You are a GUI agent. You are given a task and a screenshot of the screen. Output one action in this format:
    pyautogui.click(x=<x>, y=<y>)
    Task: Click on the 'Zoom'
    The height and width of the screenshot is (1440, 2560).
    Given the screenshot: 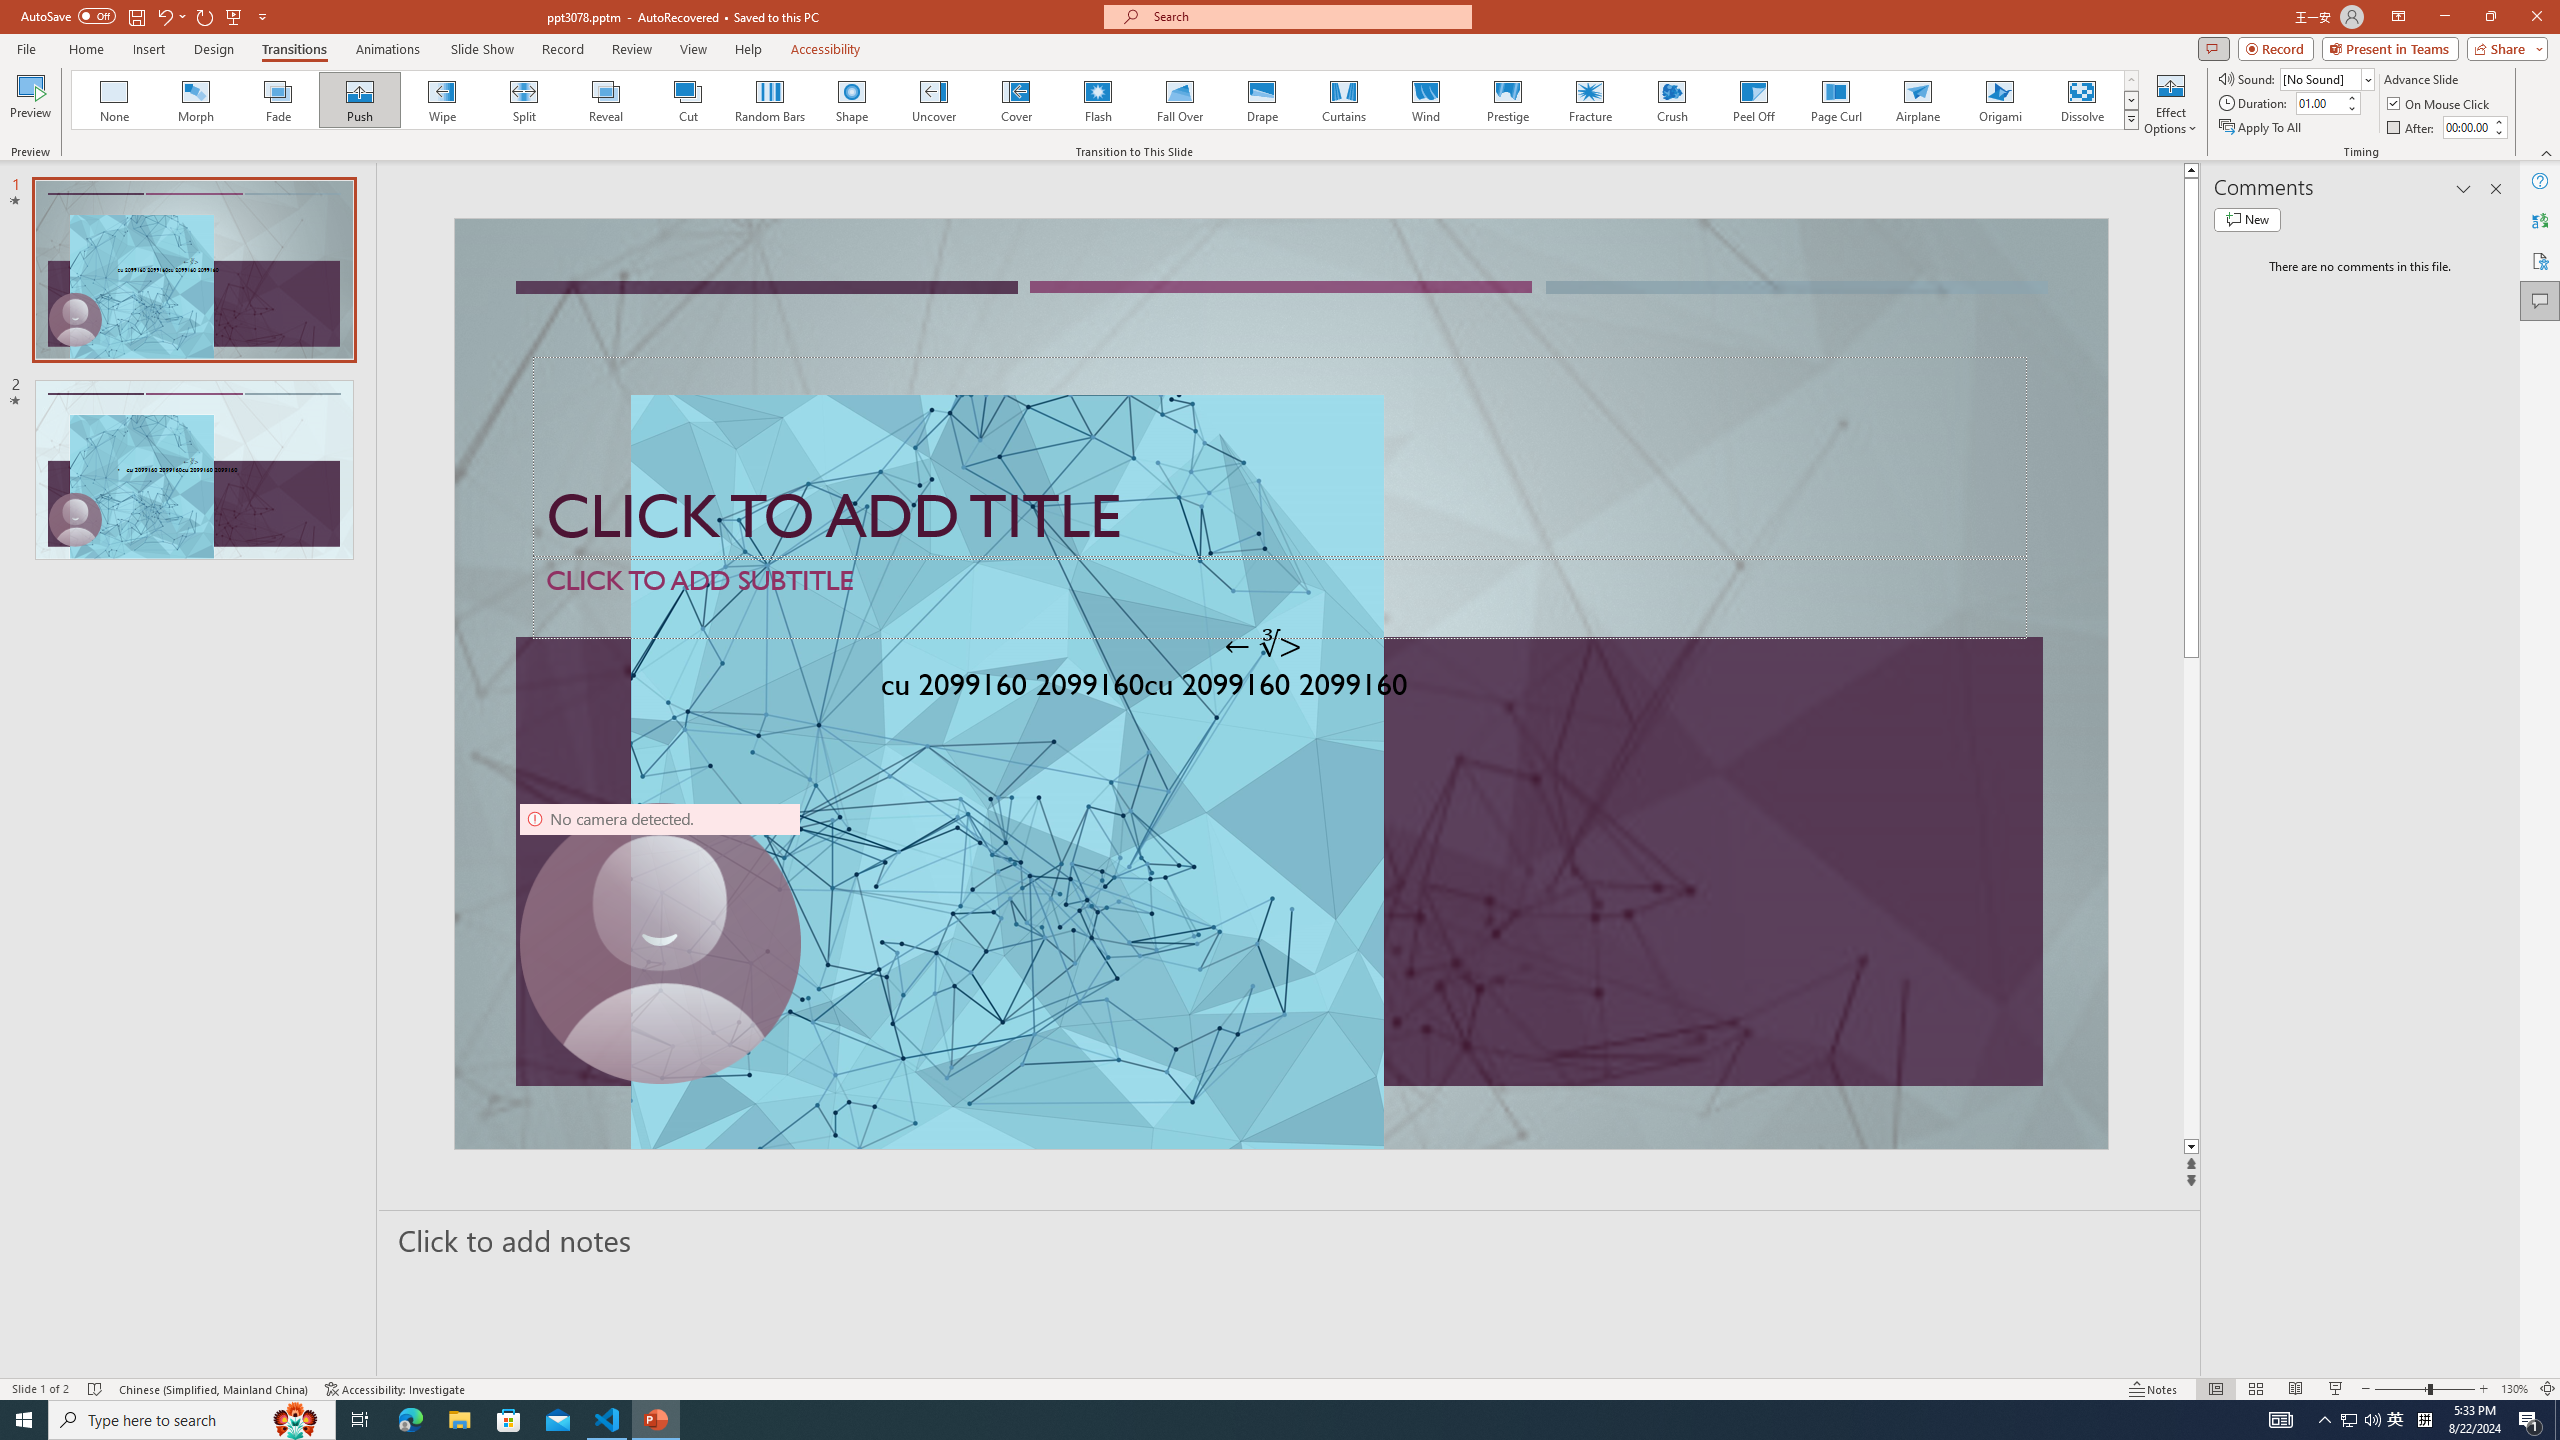 What is the action you would take?
    pyautogui.click(x=2425, y=1389)
    